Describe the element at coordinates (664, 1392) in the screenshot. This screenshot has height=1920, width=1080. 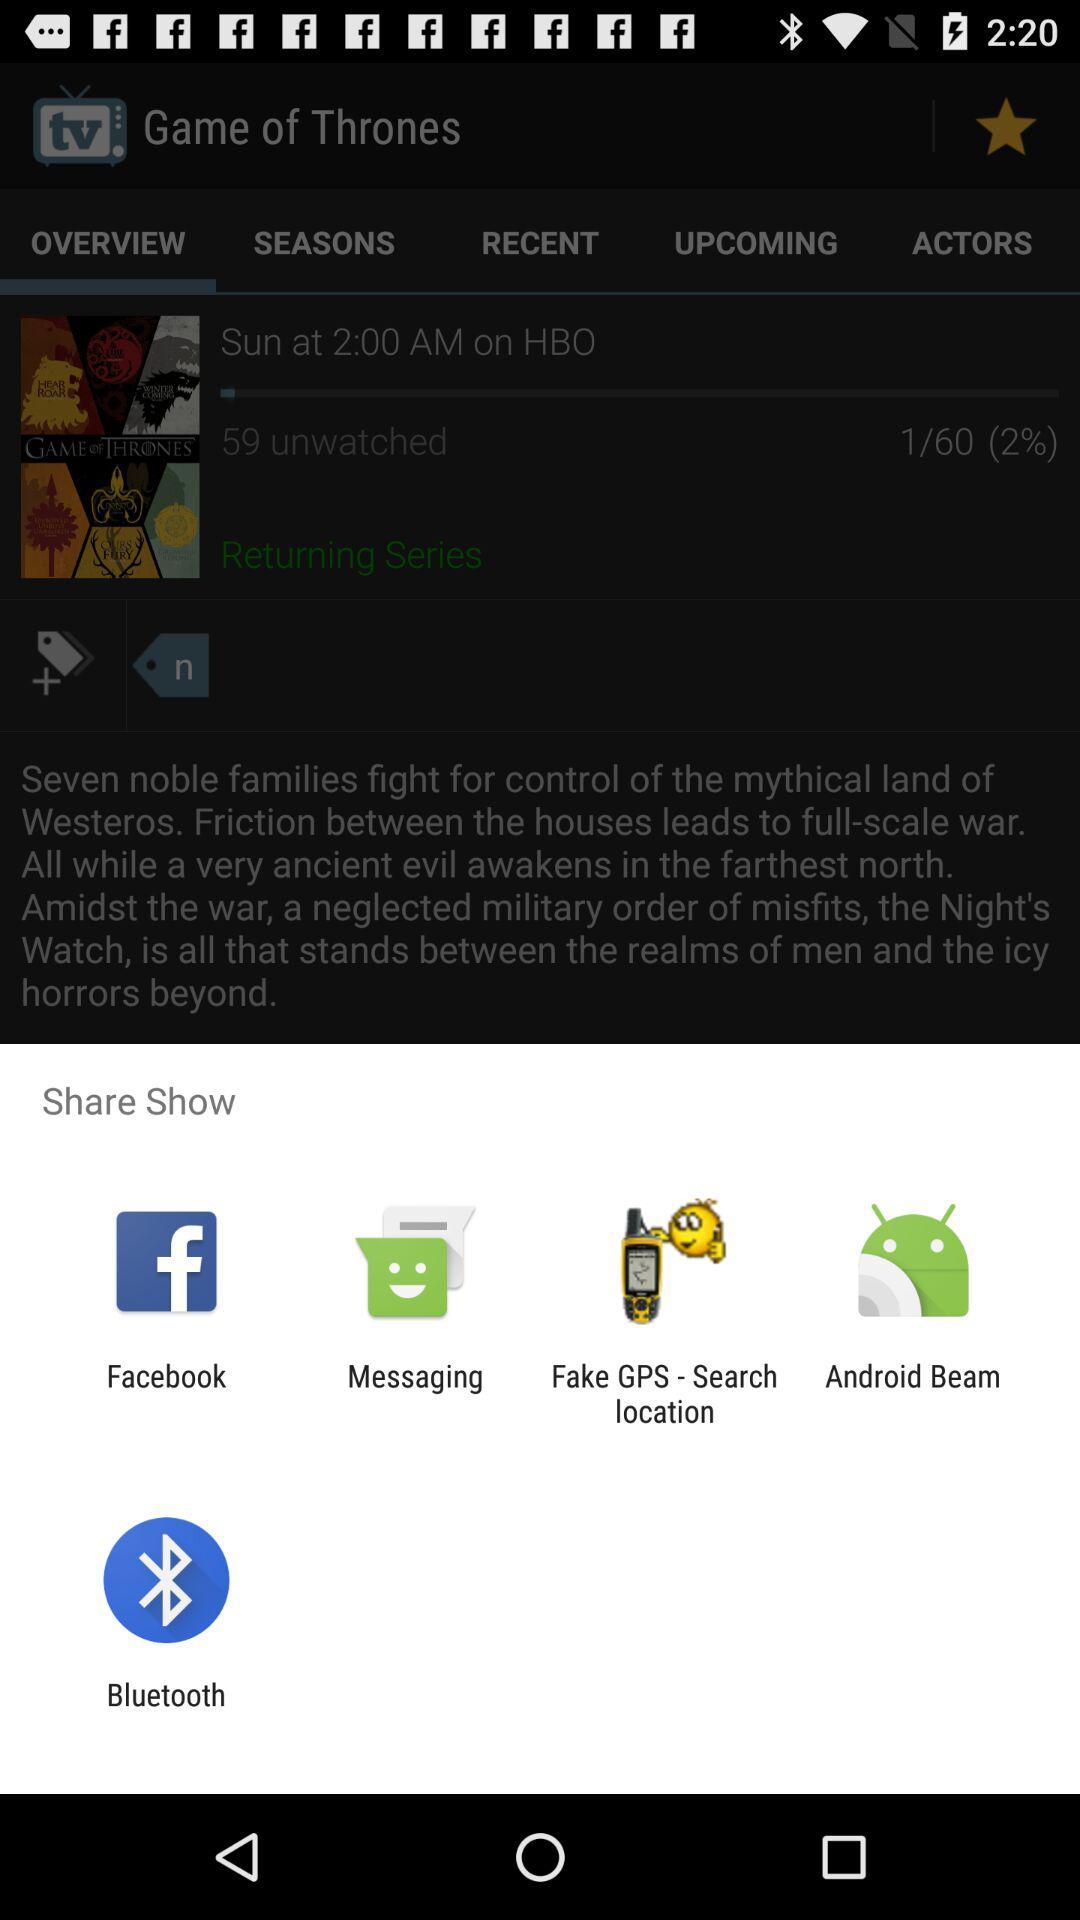
I see `the icon next to the android beam` at that location.